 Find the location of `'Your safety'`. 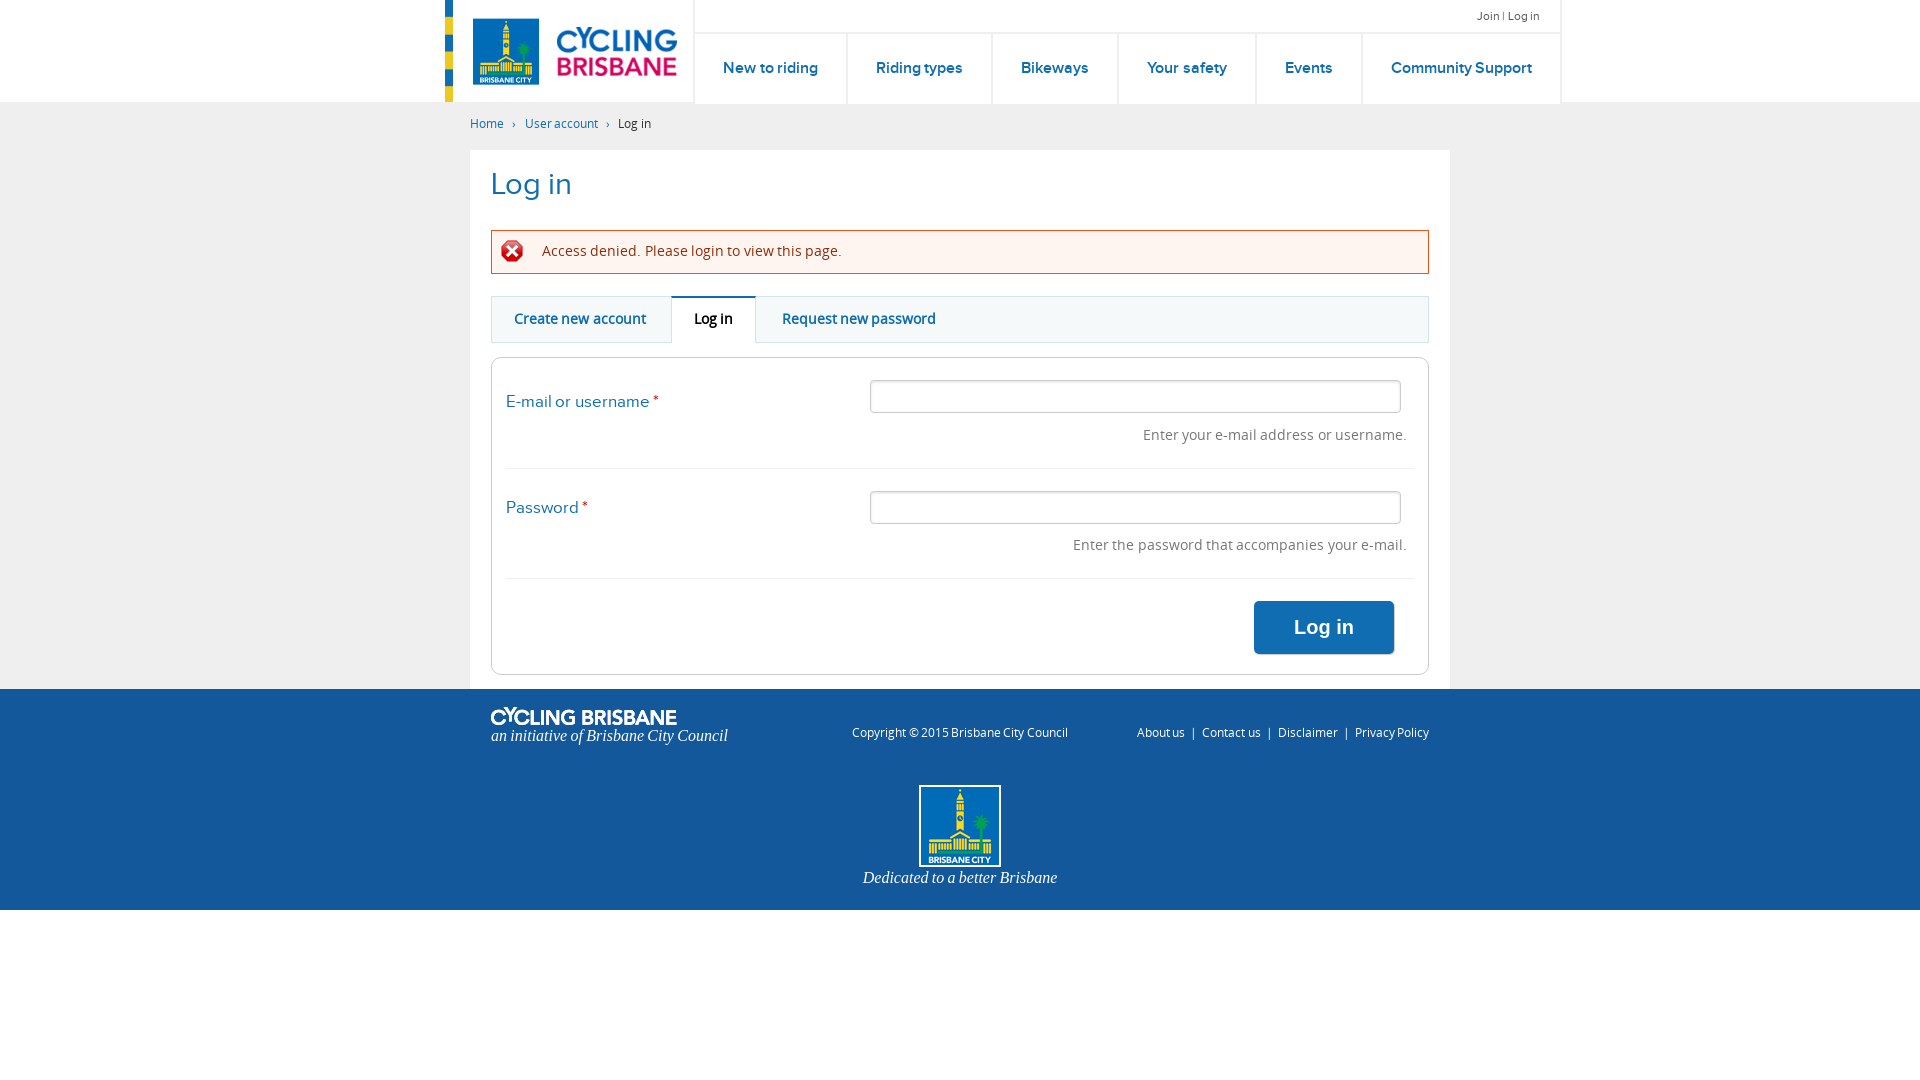

'Your safety' is located at coordinates (1117, 68).